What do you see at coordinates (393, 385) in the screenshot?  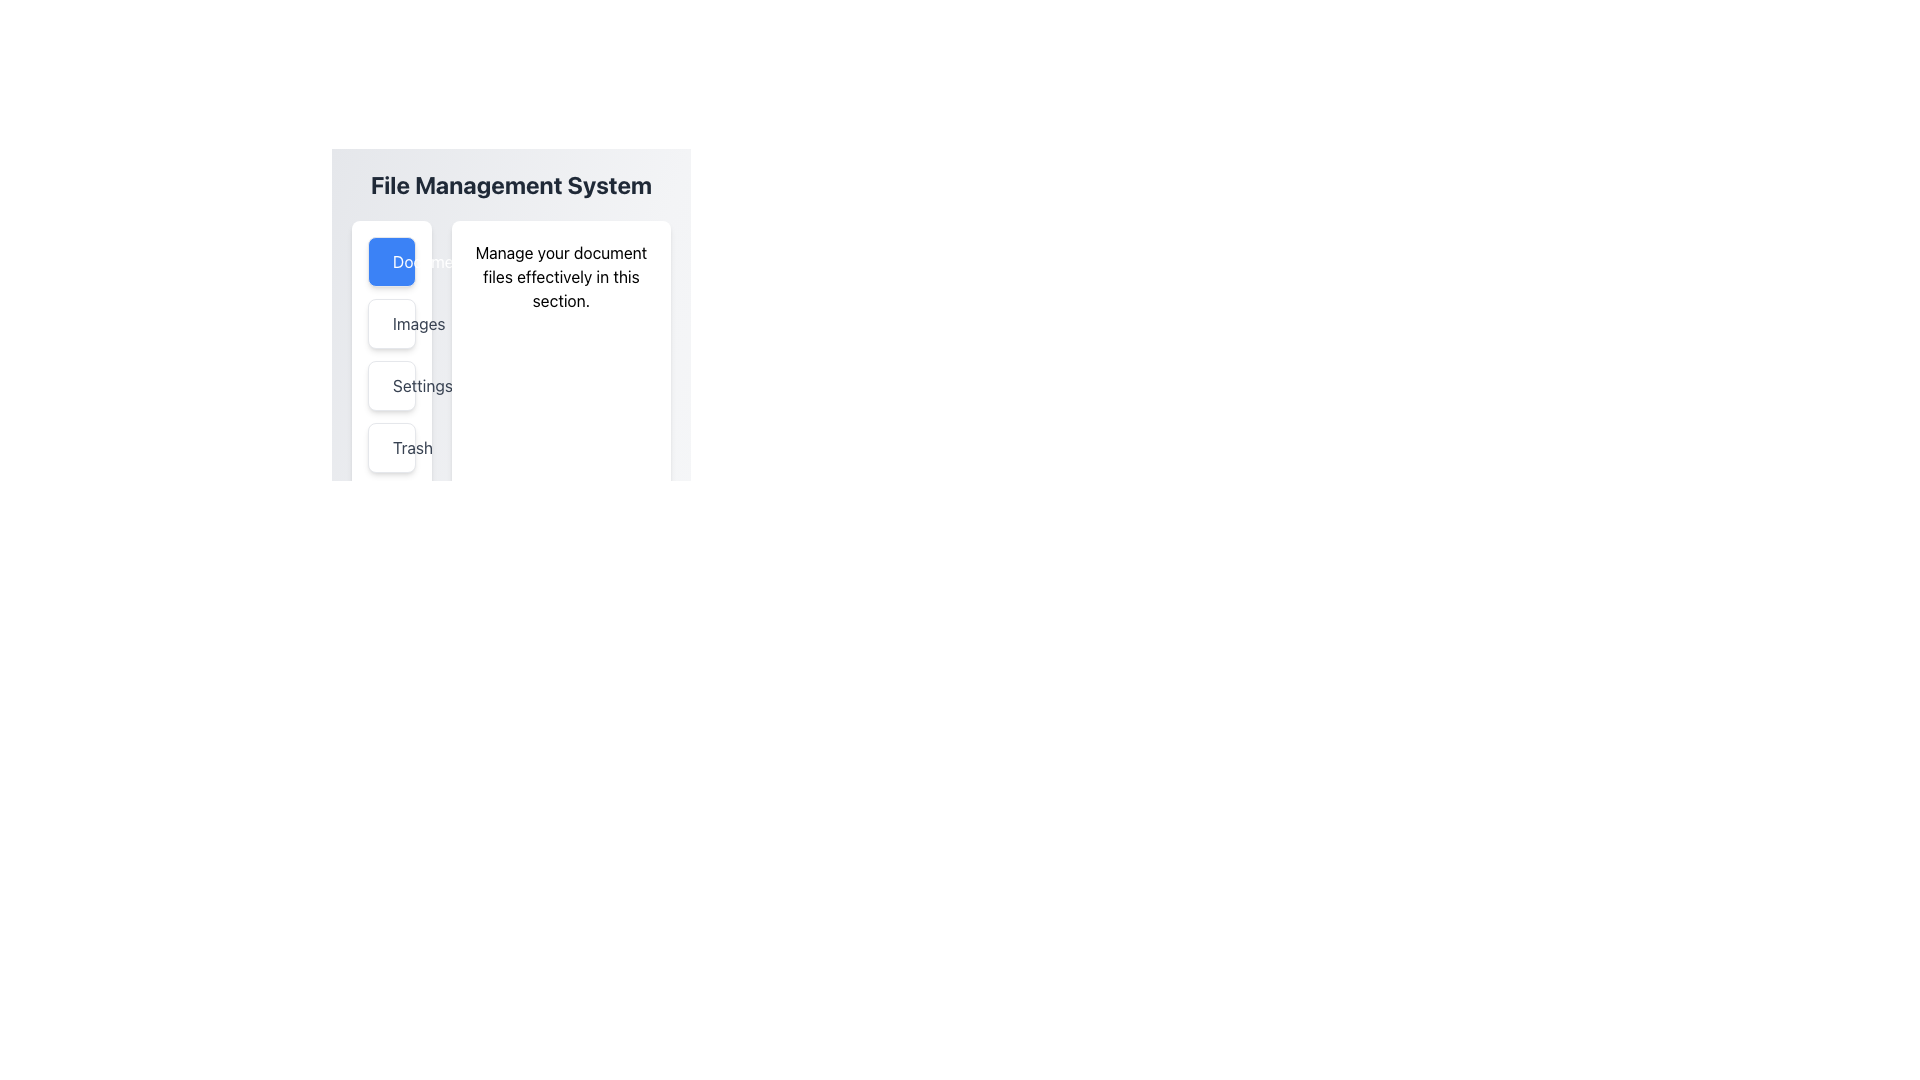 I see `the gear-shaped icon within the 'Settings' button located in the left panel of the interface` at bounding box center [393, 385].